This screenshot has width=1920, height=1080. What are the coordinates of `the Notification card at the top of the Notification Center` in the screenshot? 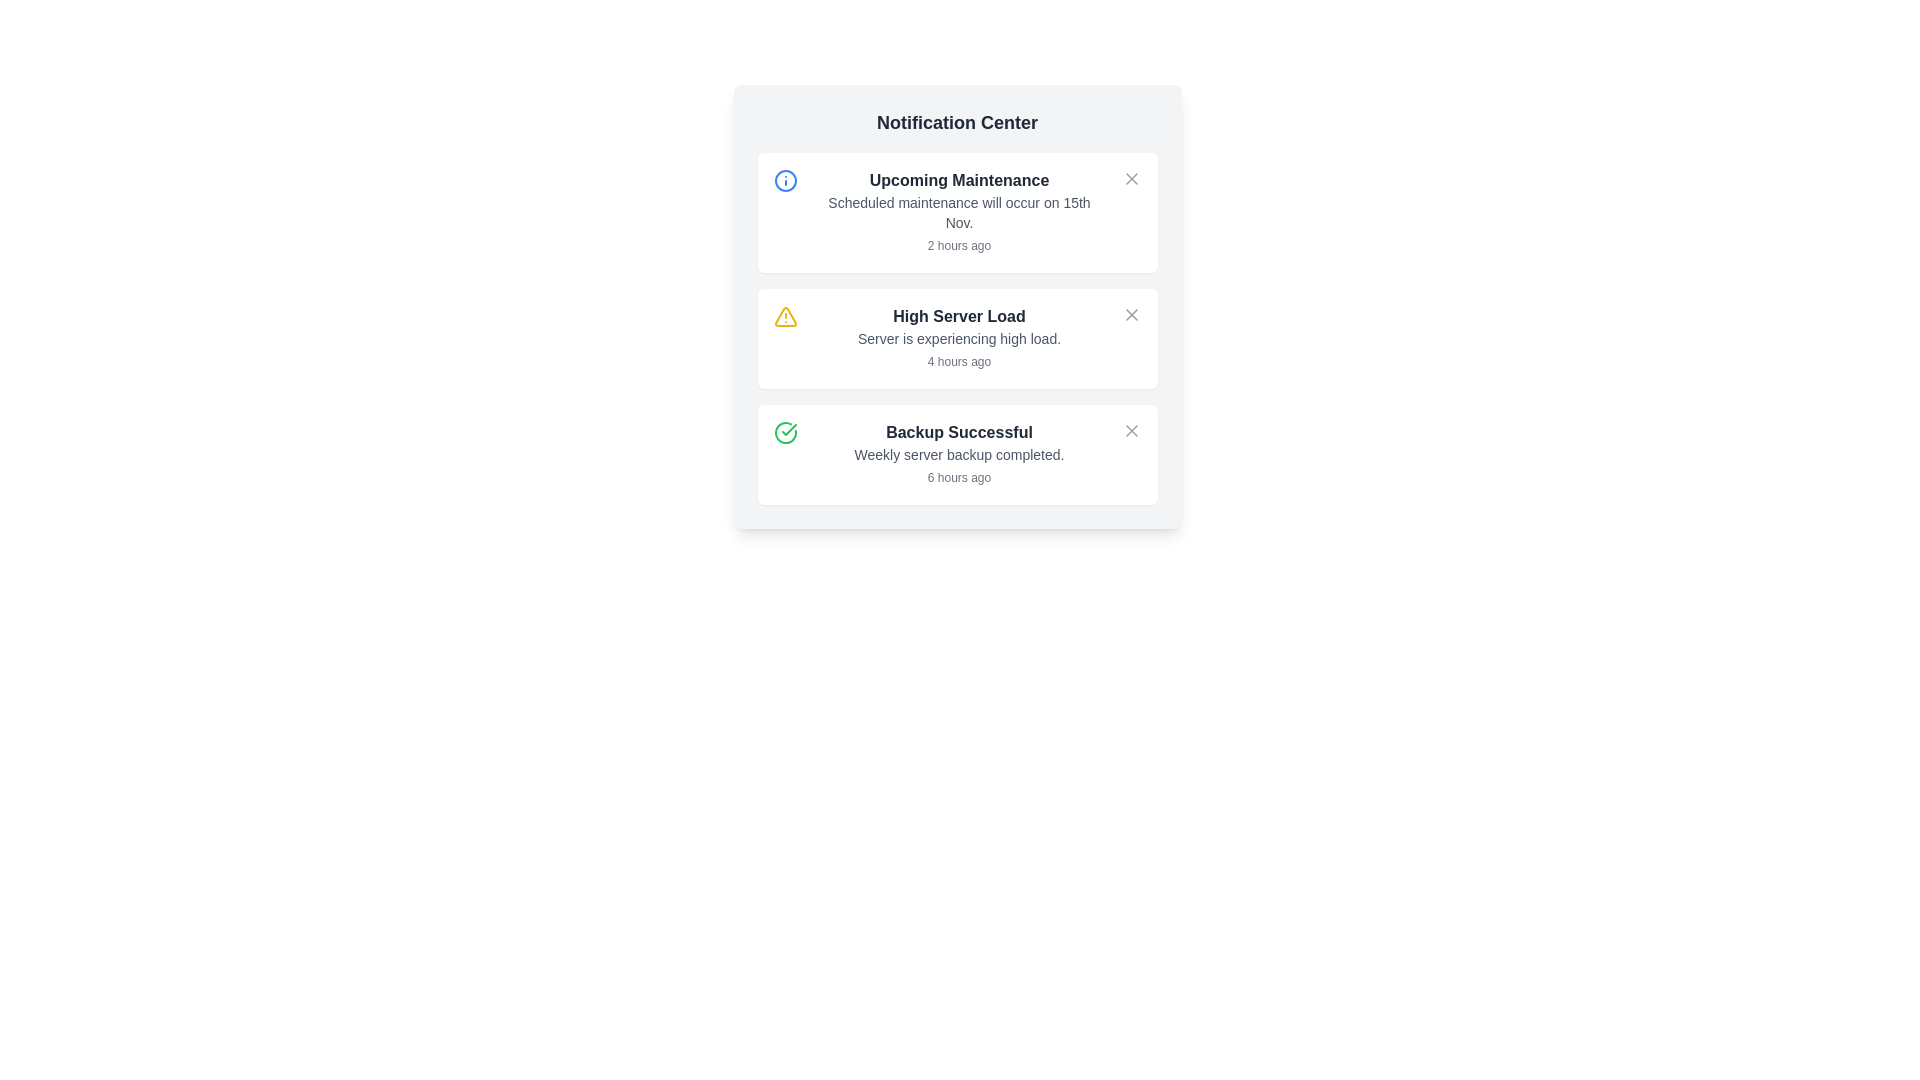 It's located at (958, 212).